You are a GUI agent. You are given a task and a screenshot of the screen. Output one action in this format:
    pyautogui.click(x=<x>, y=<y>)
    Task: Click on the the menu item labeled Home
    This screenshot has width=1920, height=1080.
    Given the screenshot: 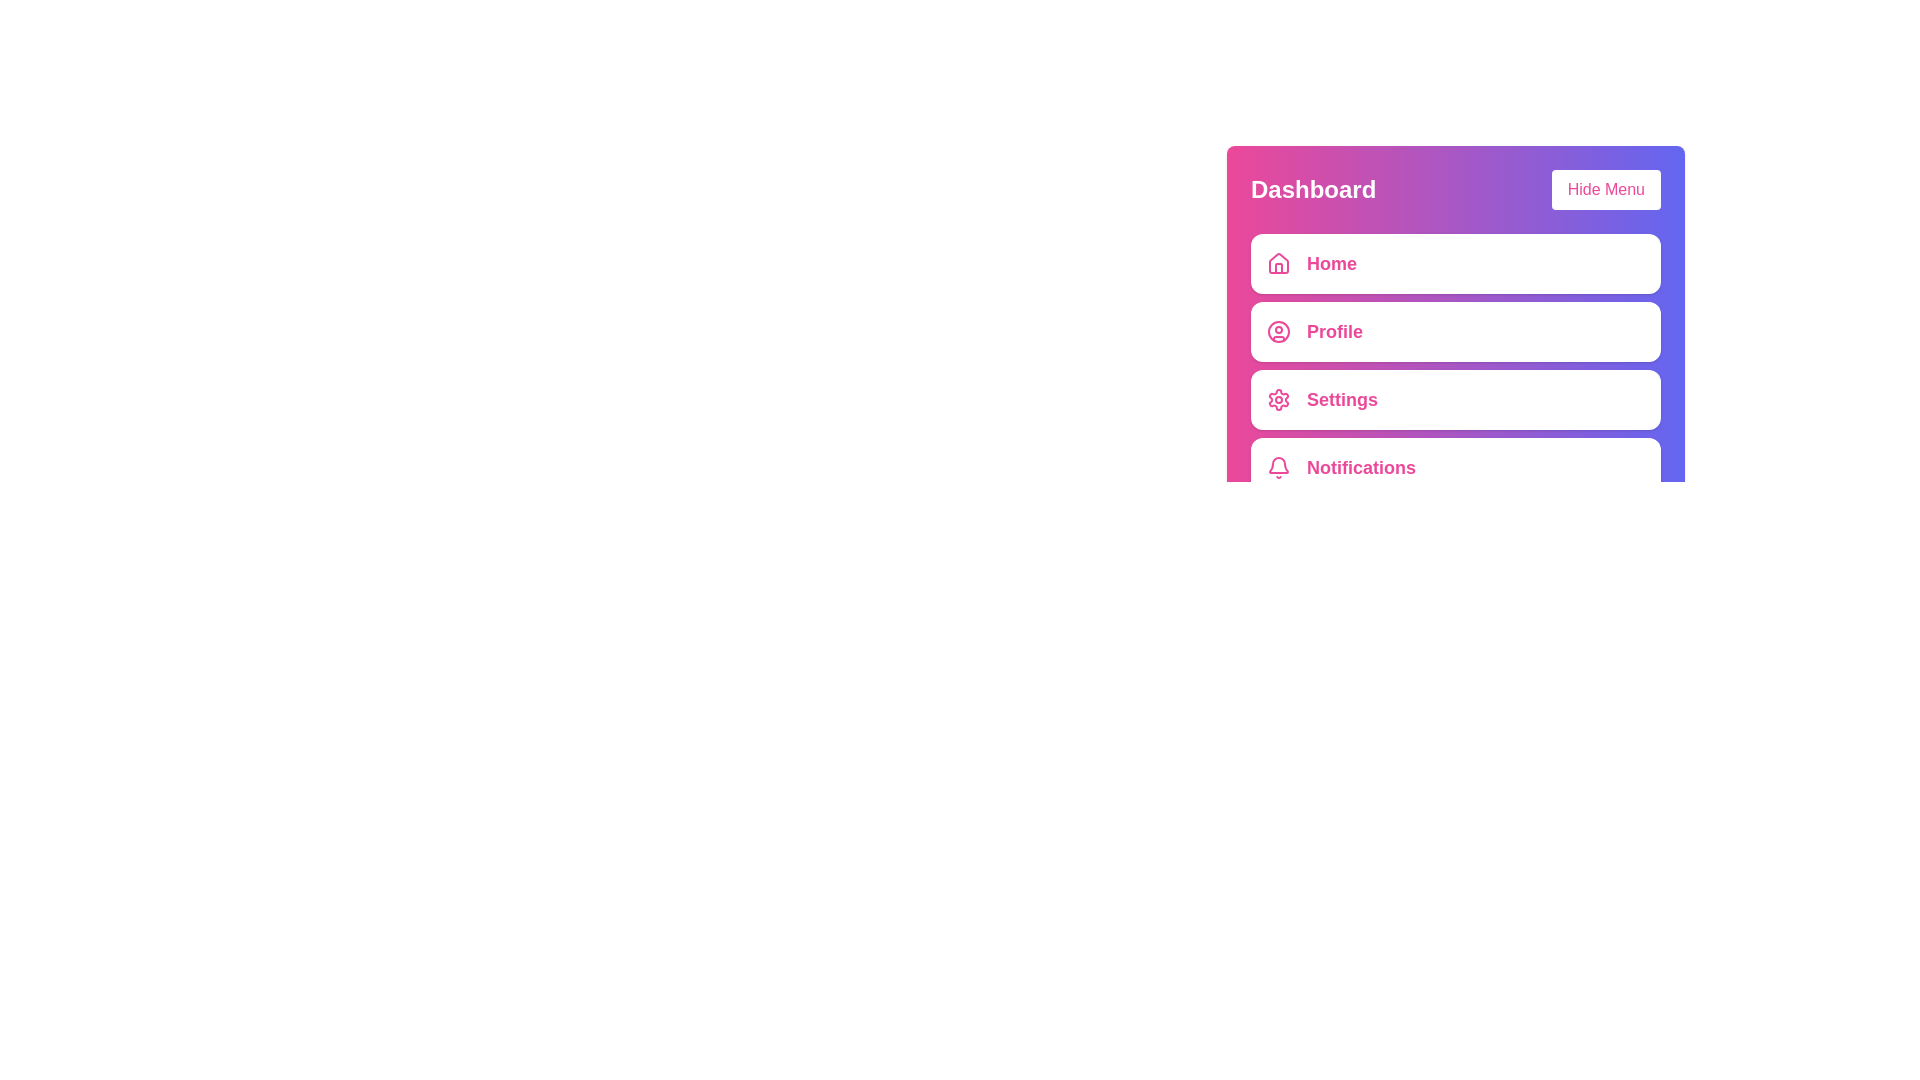 What is the action you would take?
    pyautogui.click(x=1455, y=262)
    